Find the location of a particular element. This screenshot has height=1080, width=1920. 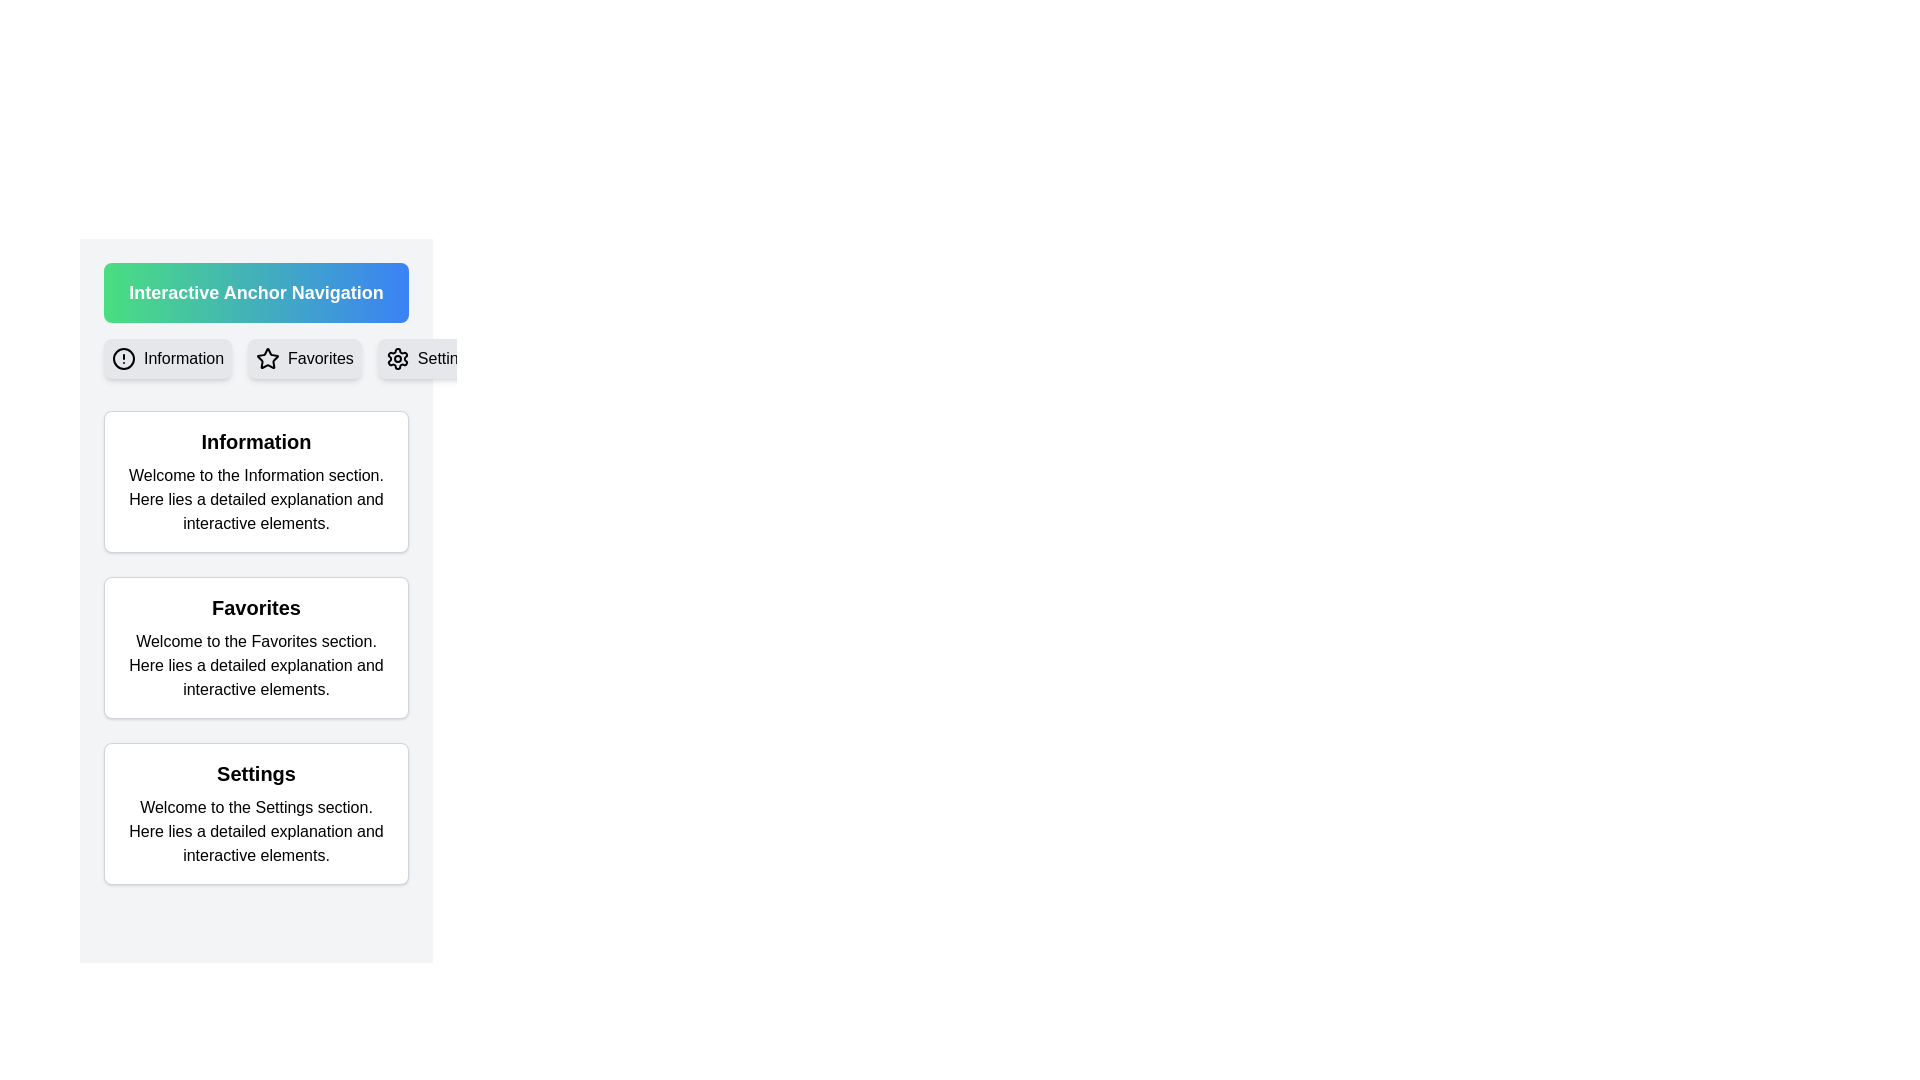

the 'Favorites' button in the navigation bar is located at coordinates (267, 357).